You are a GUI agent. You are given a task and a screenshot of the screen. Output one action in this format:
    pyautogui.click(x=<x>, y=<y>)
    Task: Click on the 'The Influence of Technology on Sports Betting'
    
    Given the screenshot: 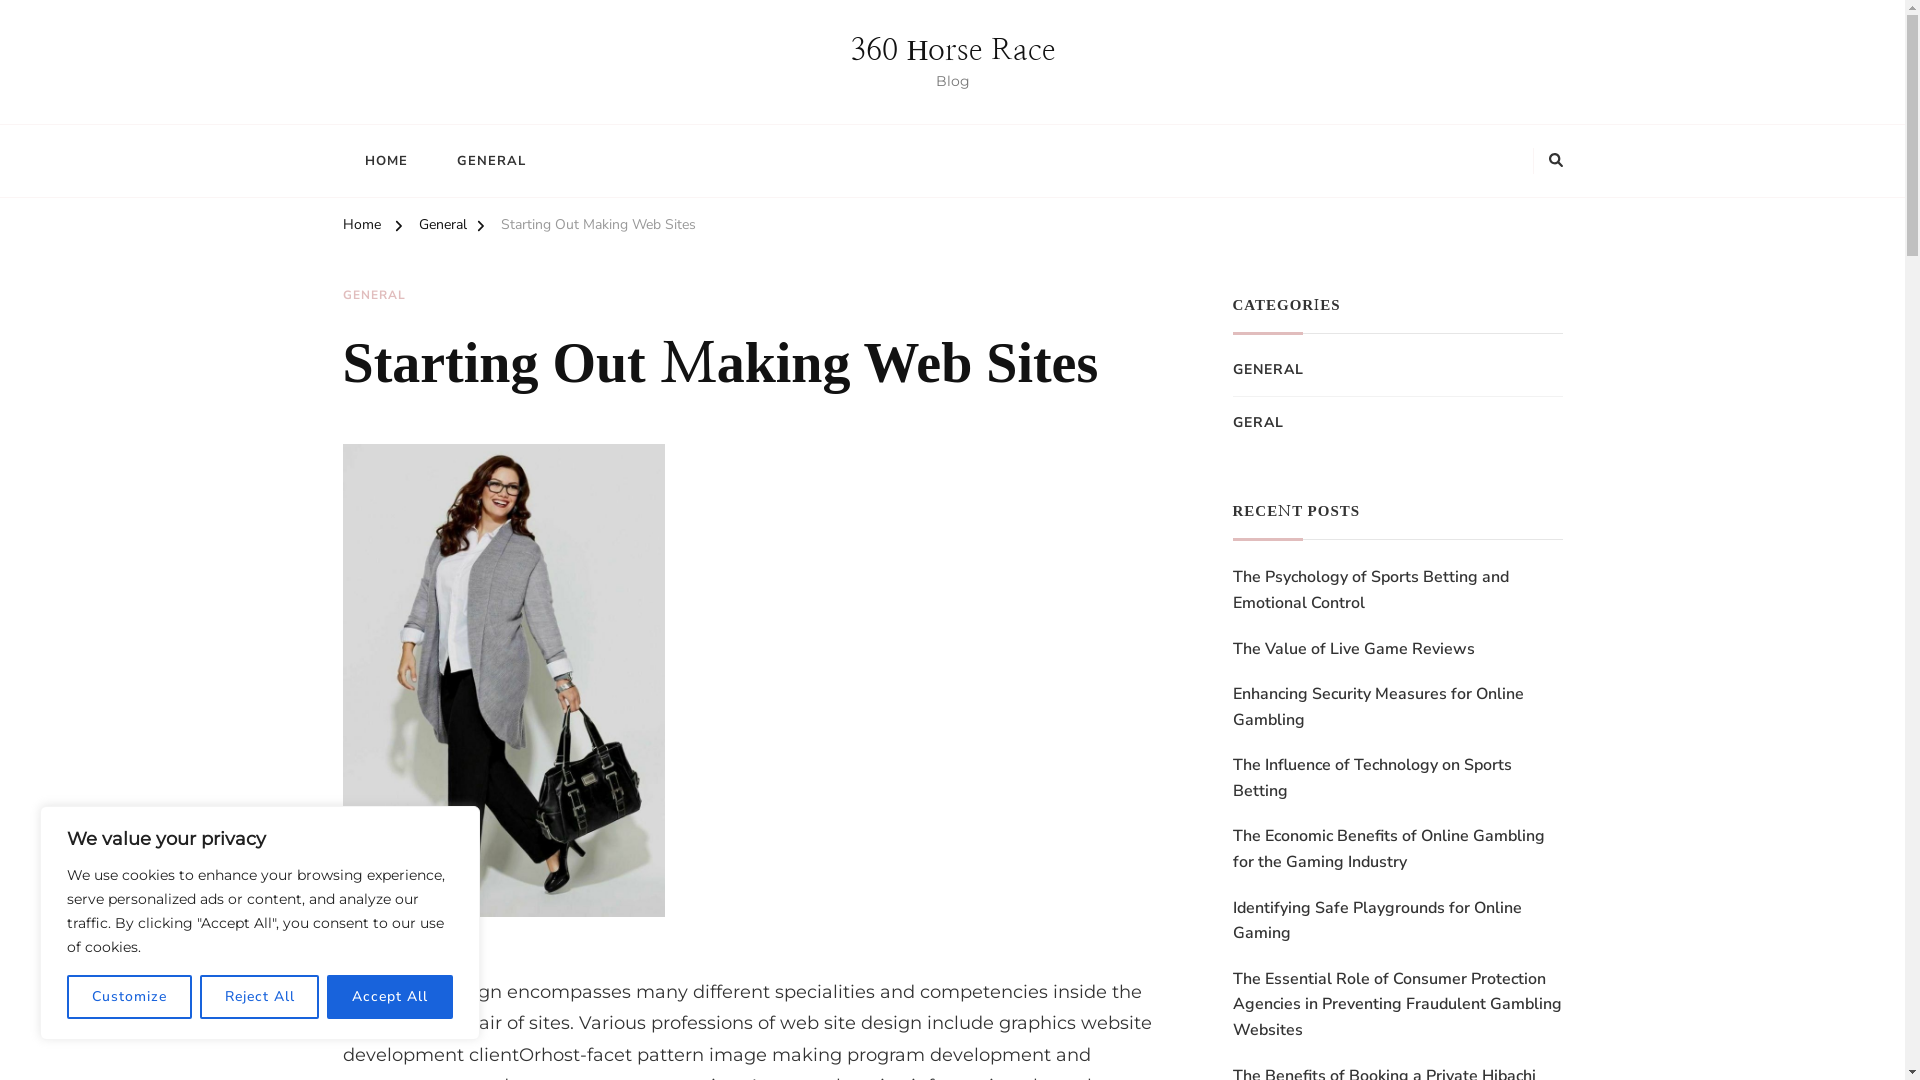 What is the action you would take?
    pyautogui.click(x=1231, y=777)
    